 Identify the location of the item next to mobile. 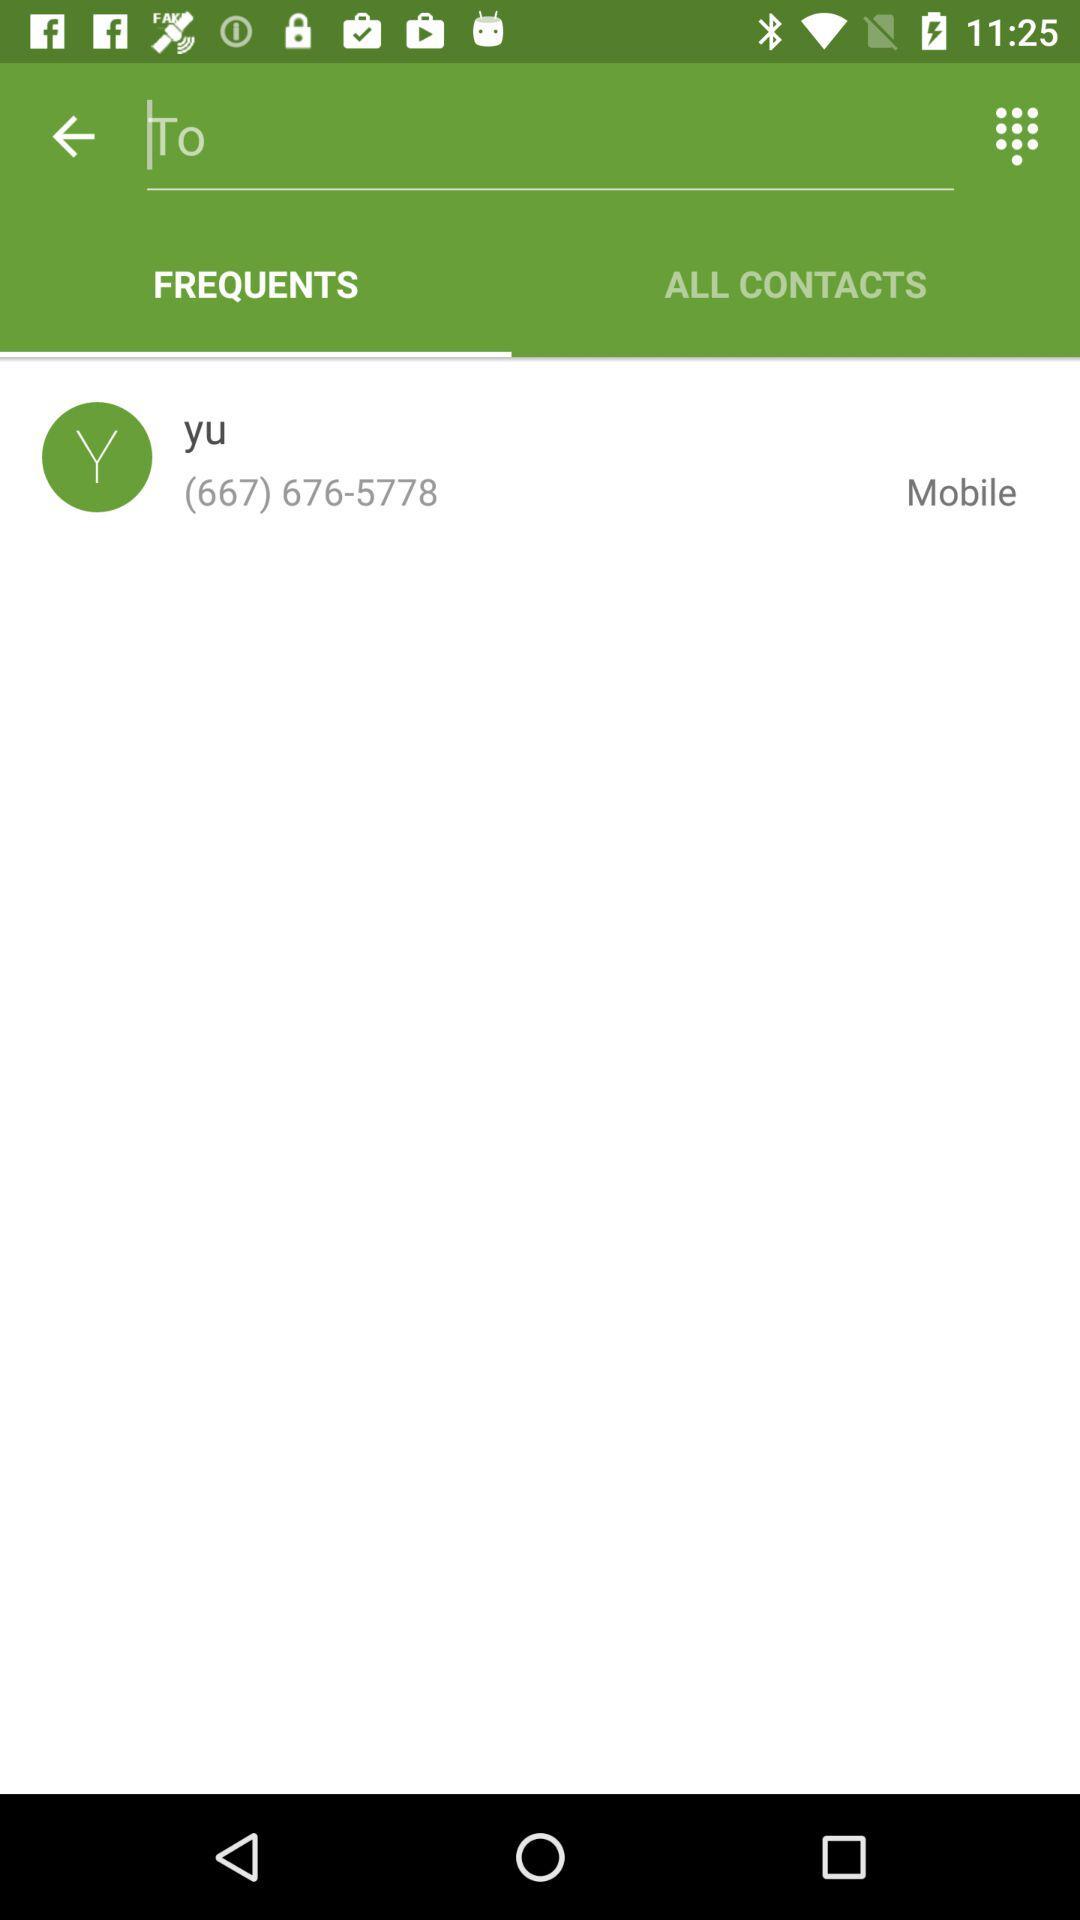
(205, 431).